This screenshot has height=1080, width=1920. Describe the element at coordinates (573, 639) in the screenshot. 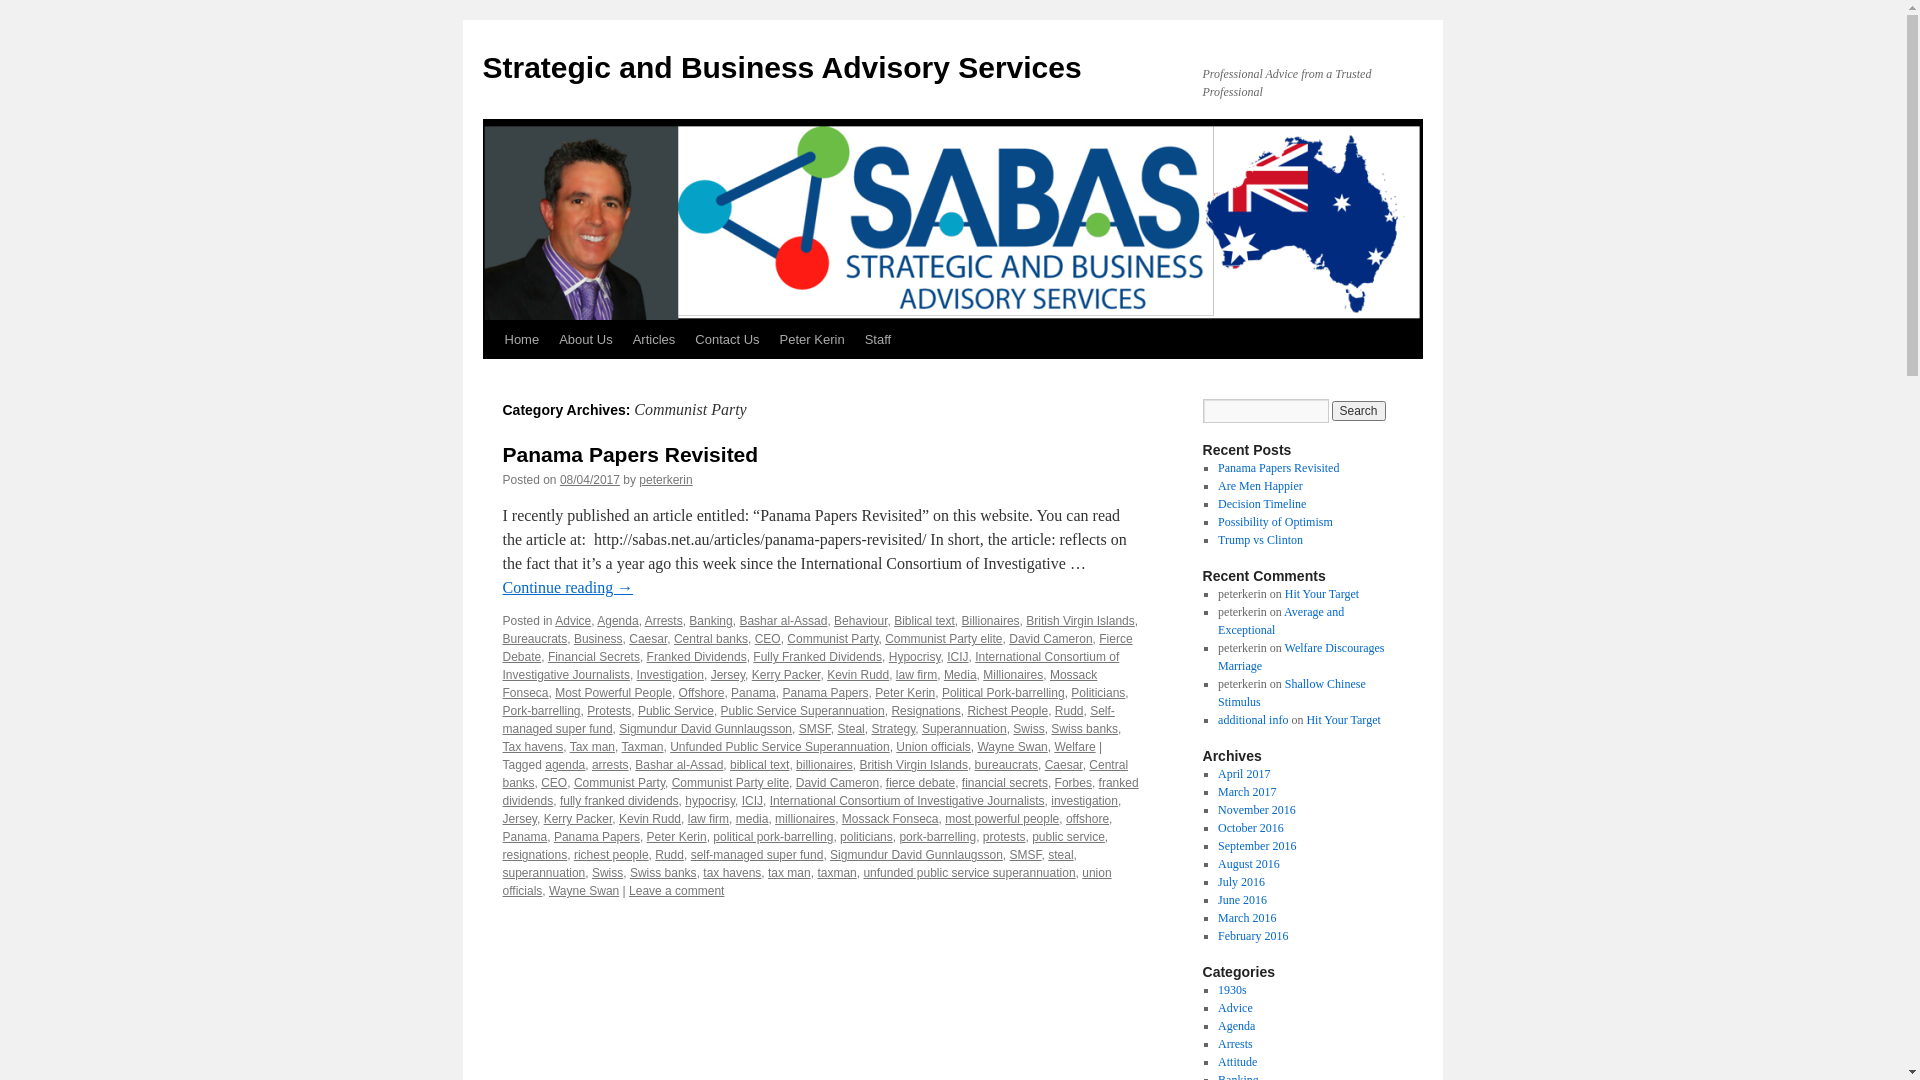

I see `'Business'` at that location.